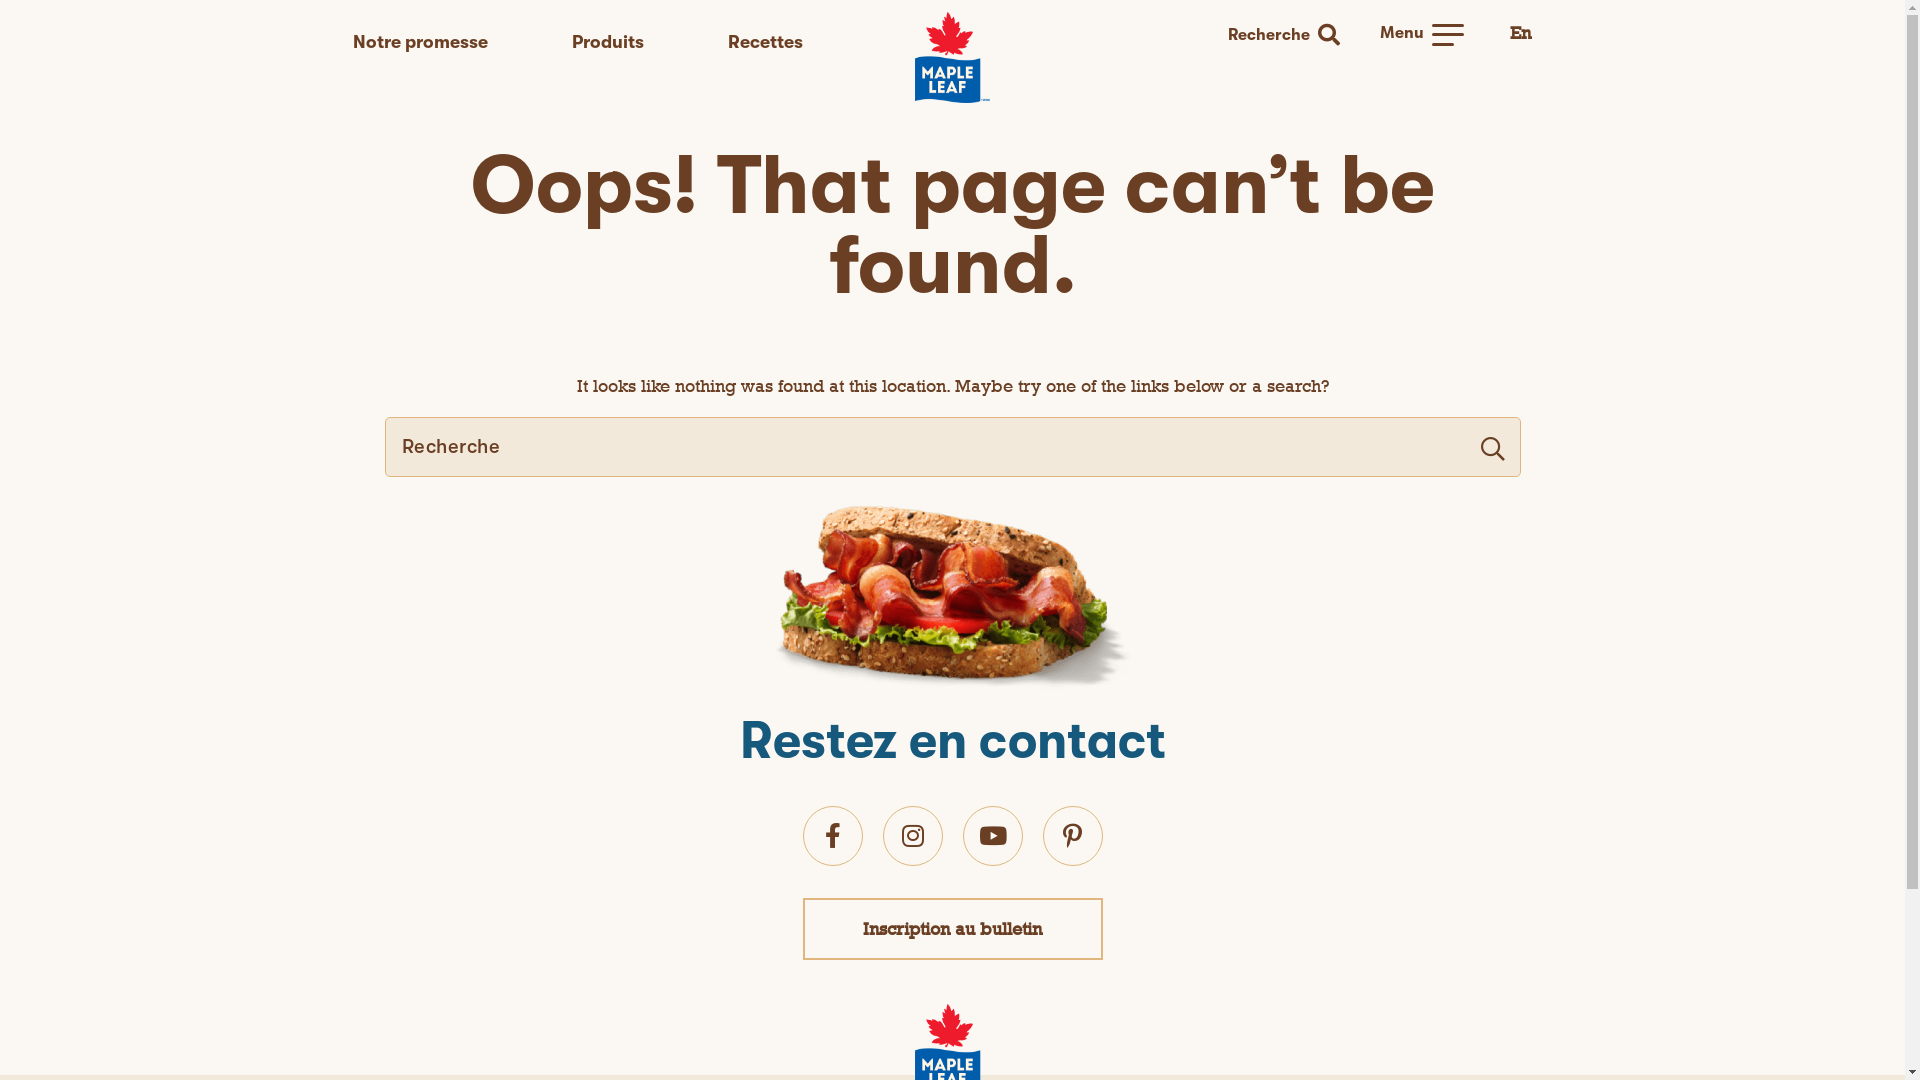 Image resolution: width=1920 pixels, height=1080 pixels. What do you see at coordinates (951, 928) in the screenshot?
I see `'Inscription au bulletin'` at bounding box center [951, 928].